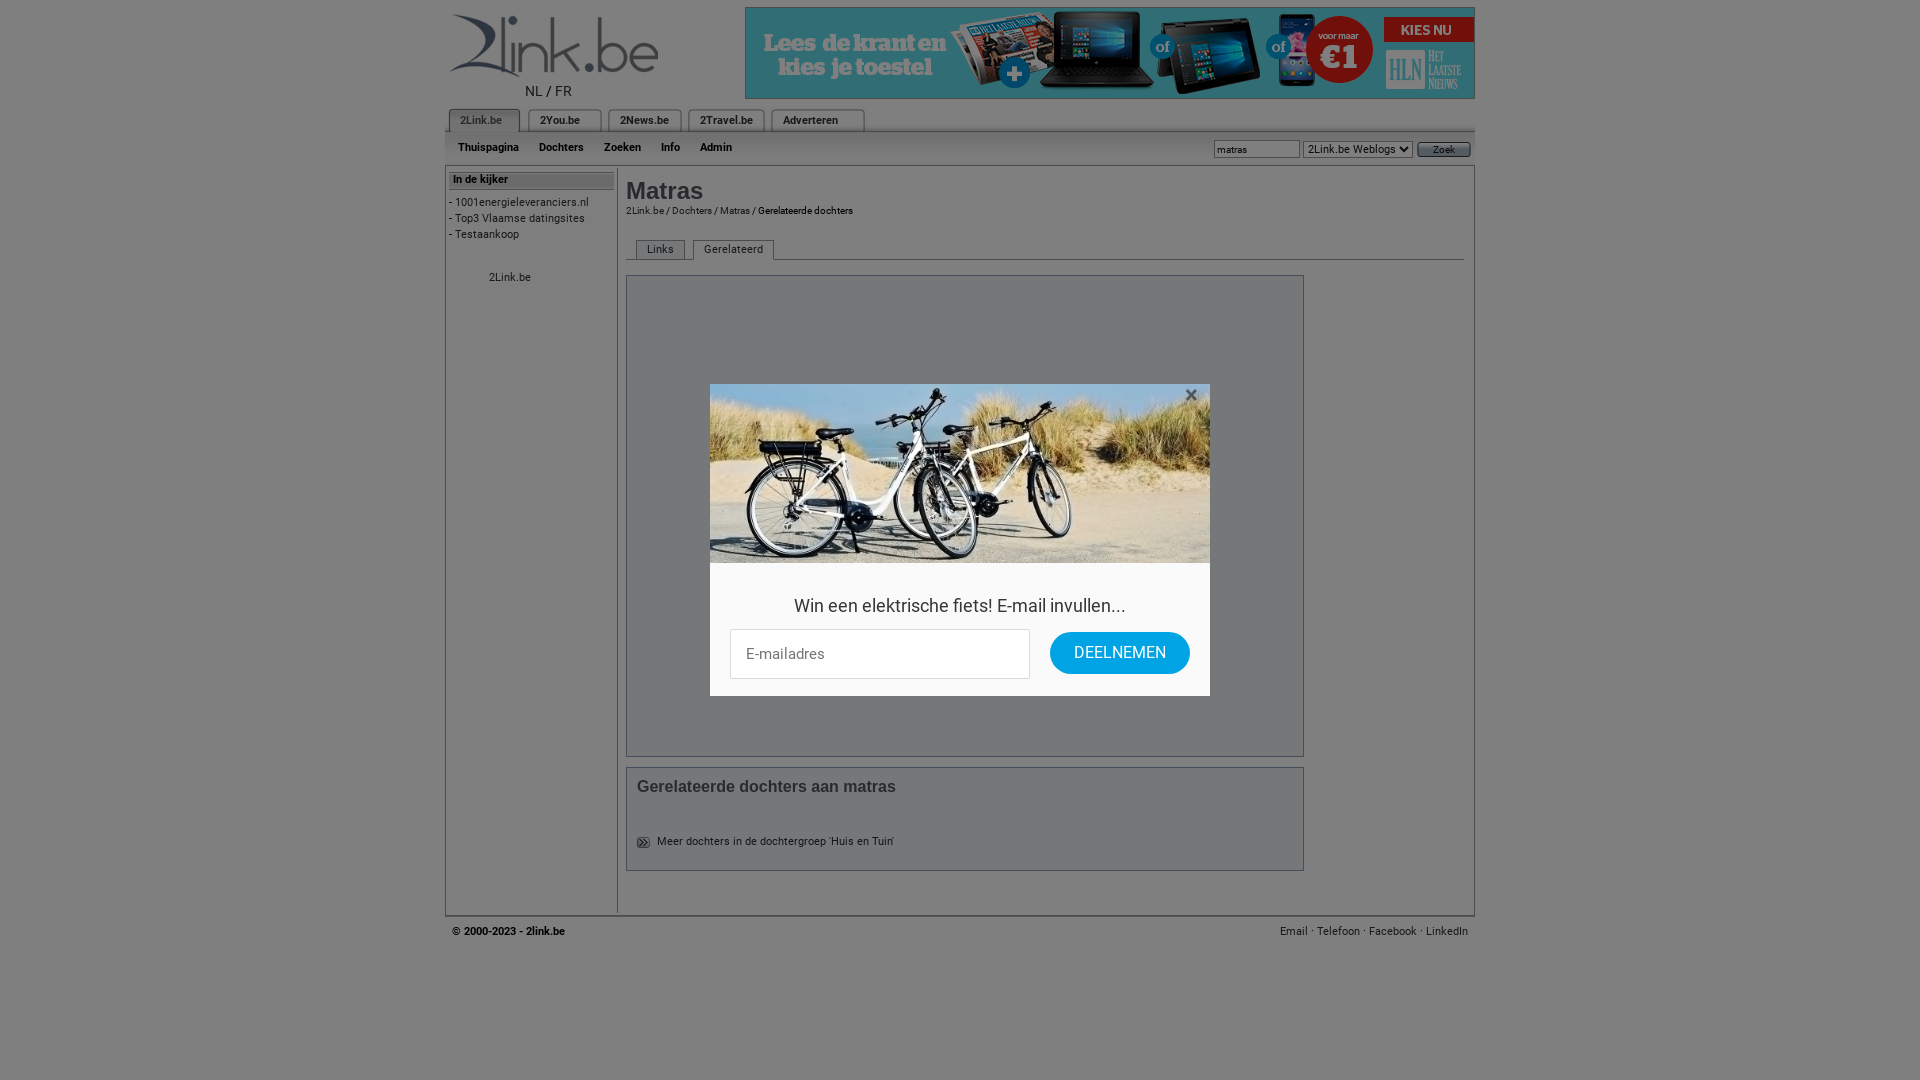  What do you see at coordinates (1446, 931) in the screenshot?
I see `'LinkedIn'` at bounding box center [1446, 931].